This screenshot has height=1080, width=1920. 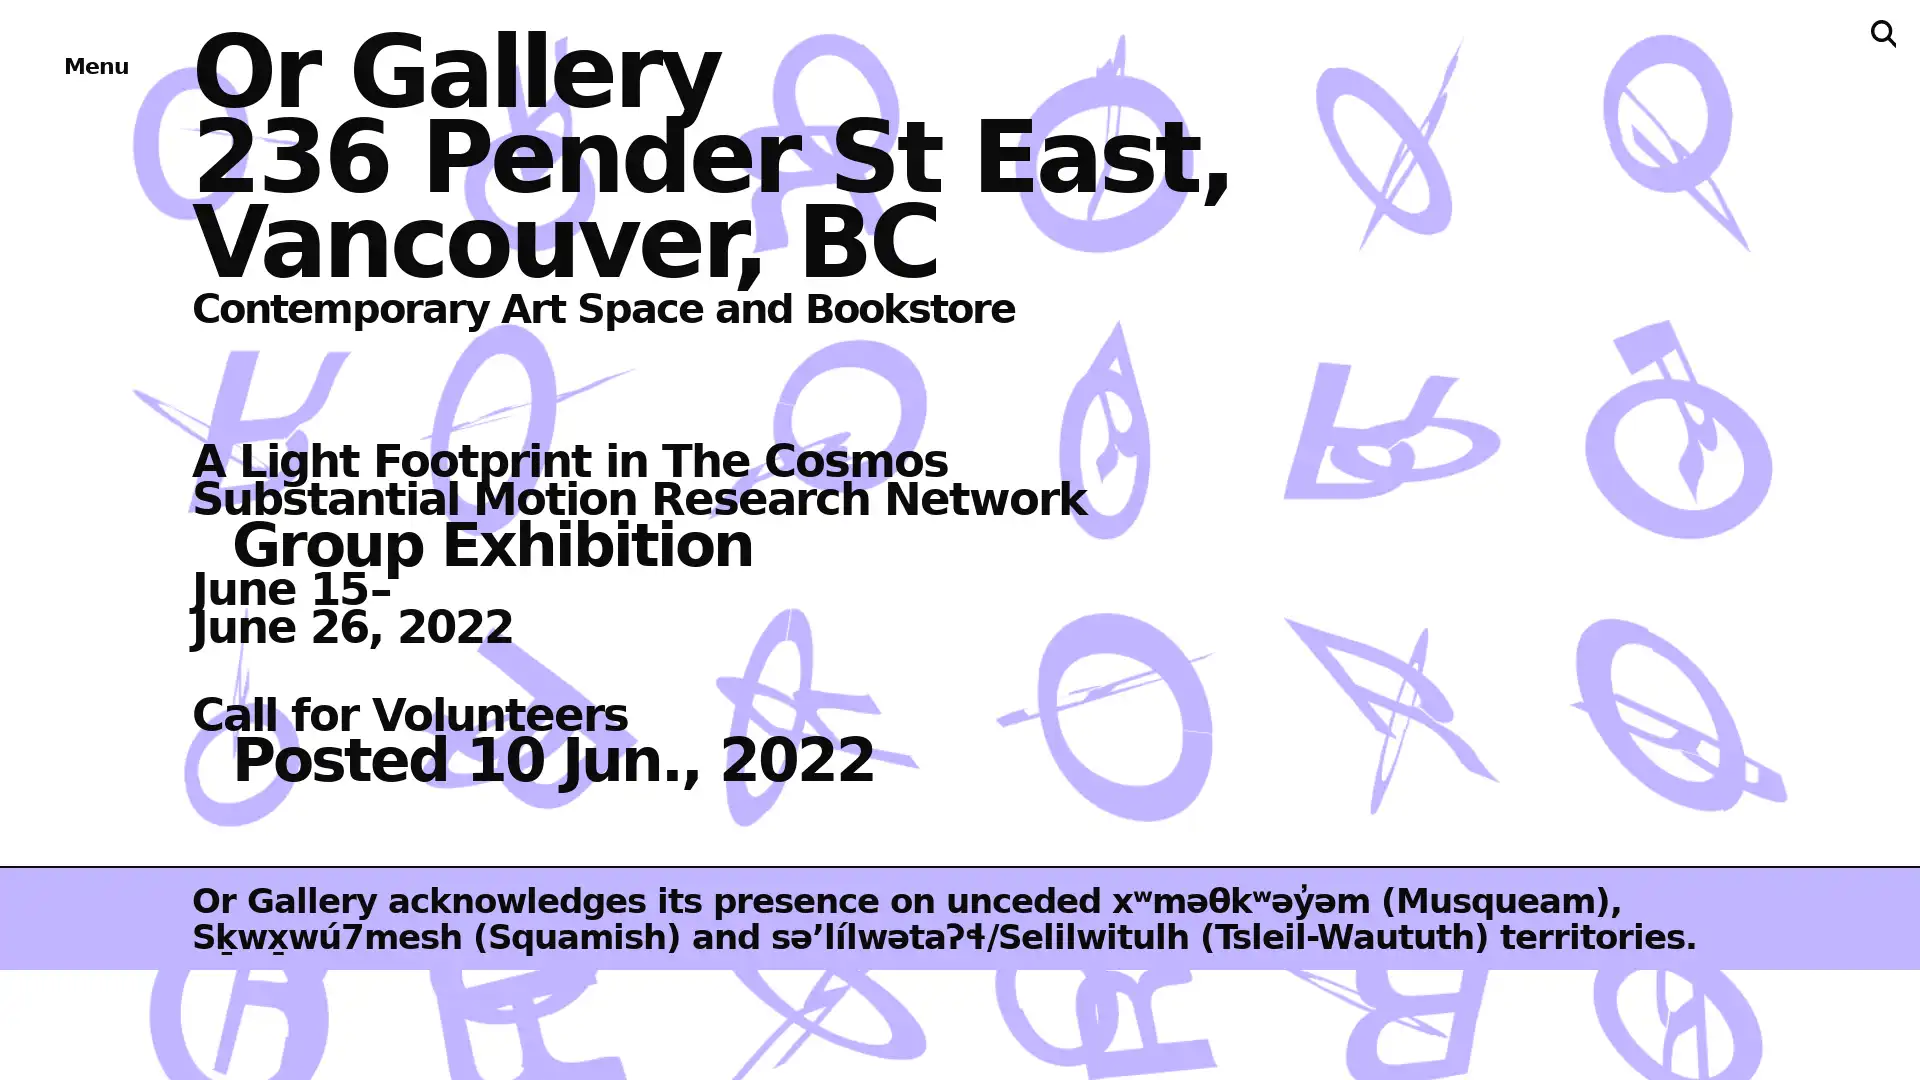 I want to click on Support, so click(x=434, y=886).